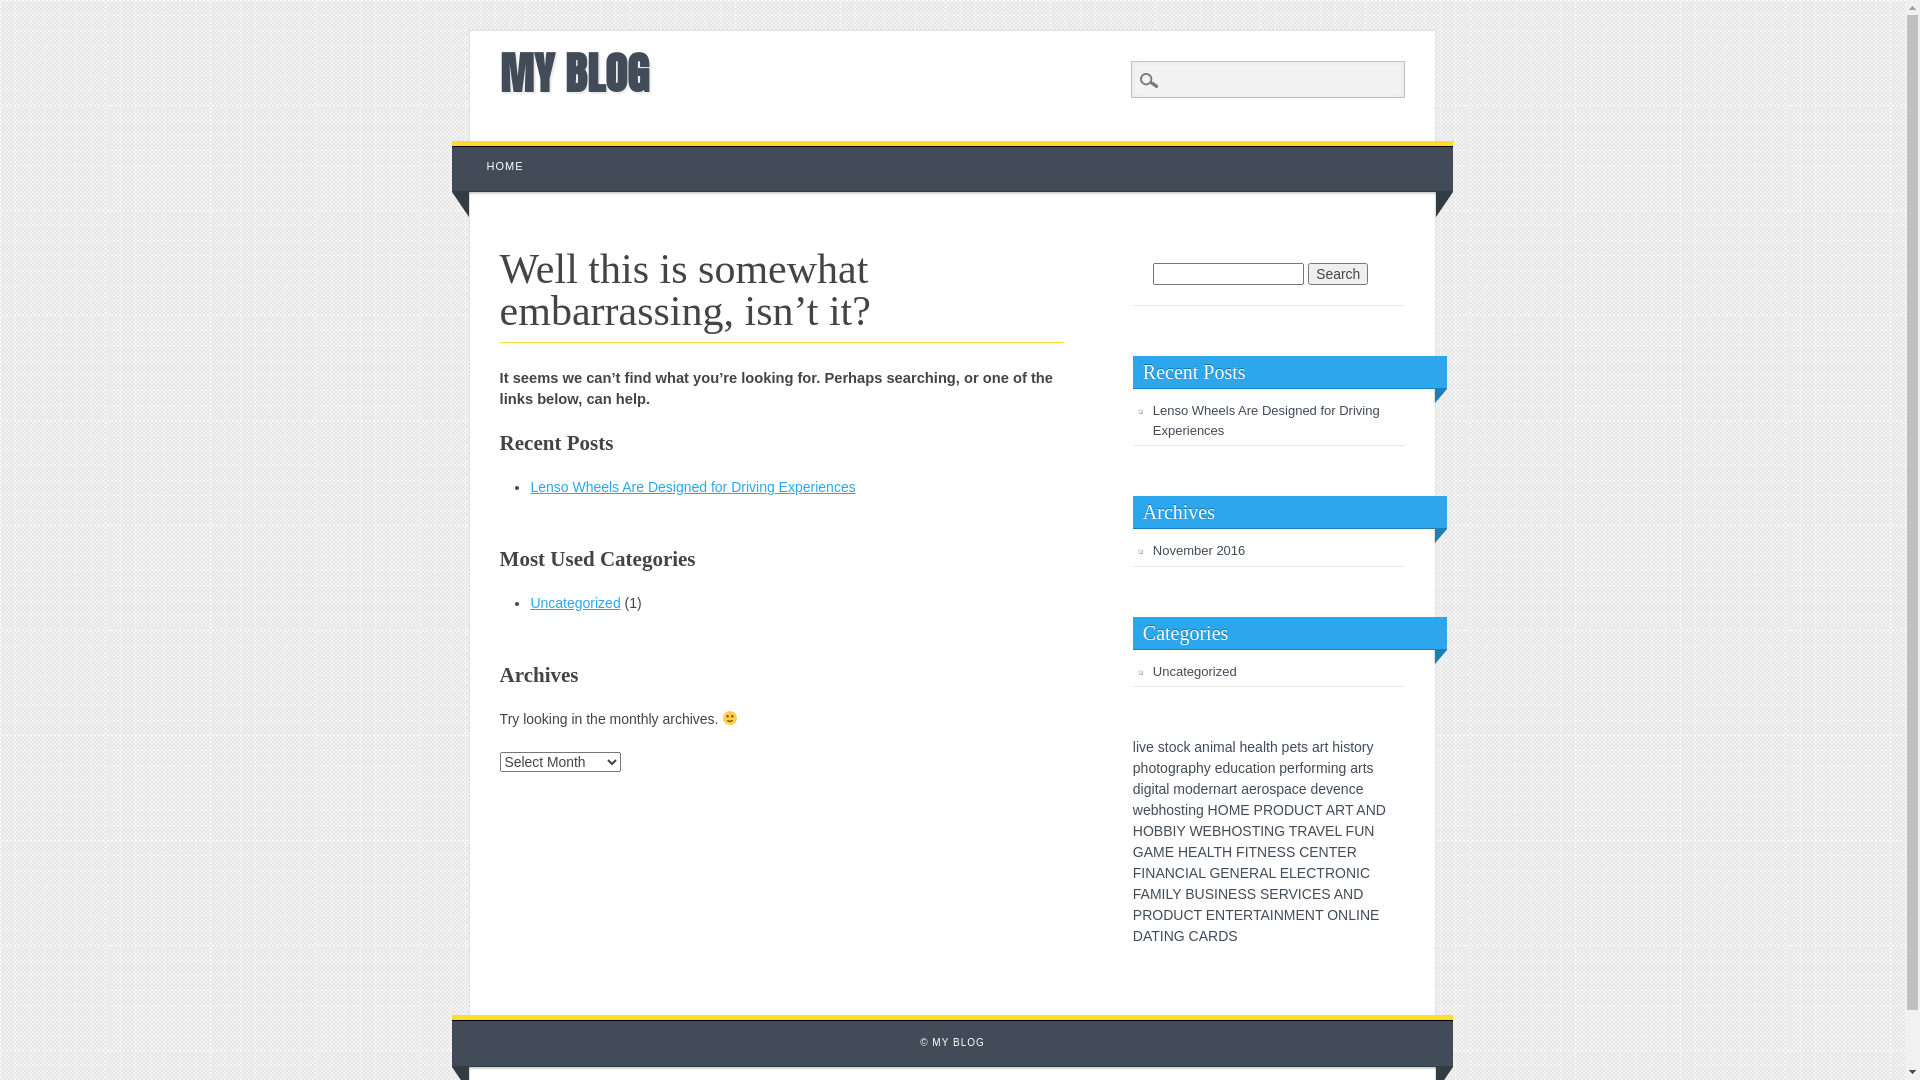 Image resolution: width=1920 pixels, height=1080 pixels. I want to click on 'T', so click(1255, 830).